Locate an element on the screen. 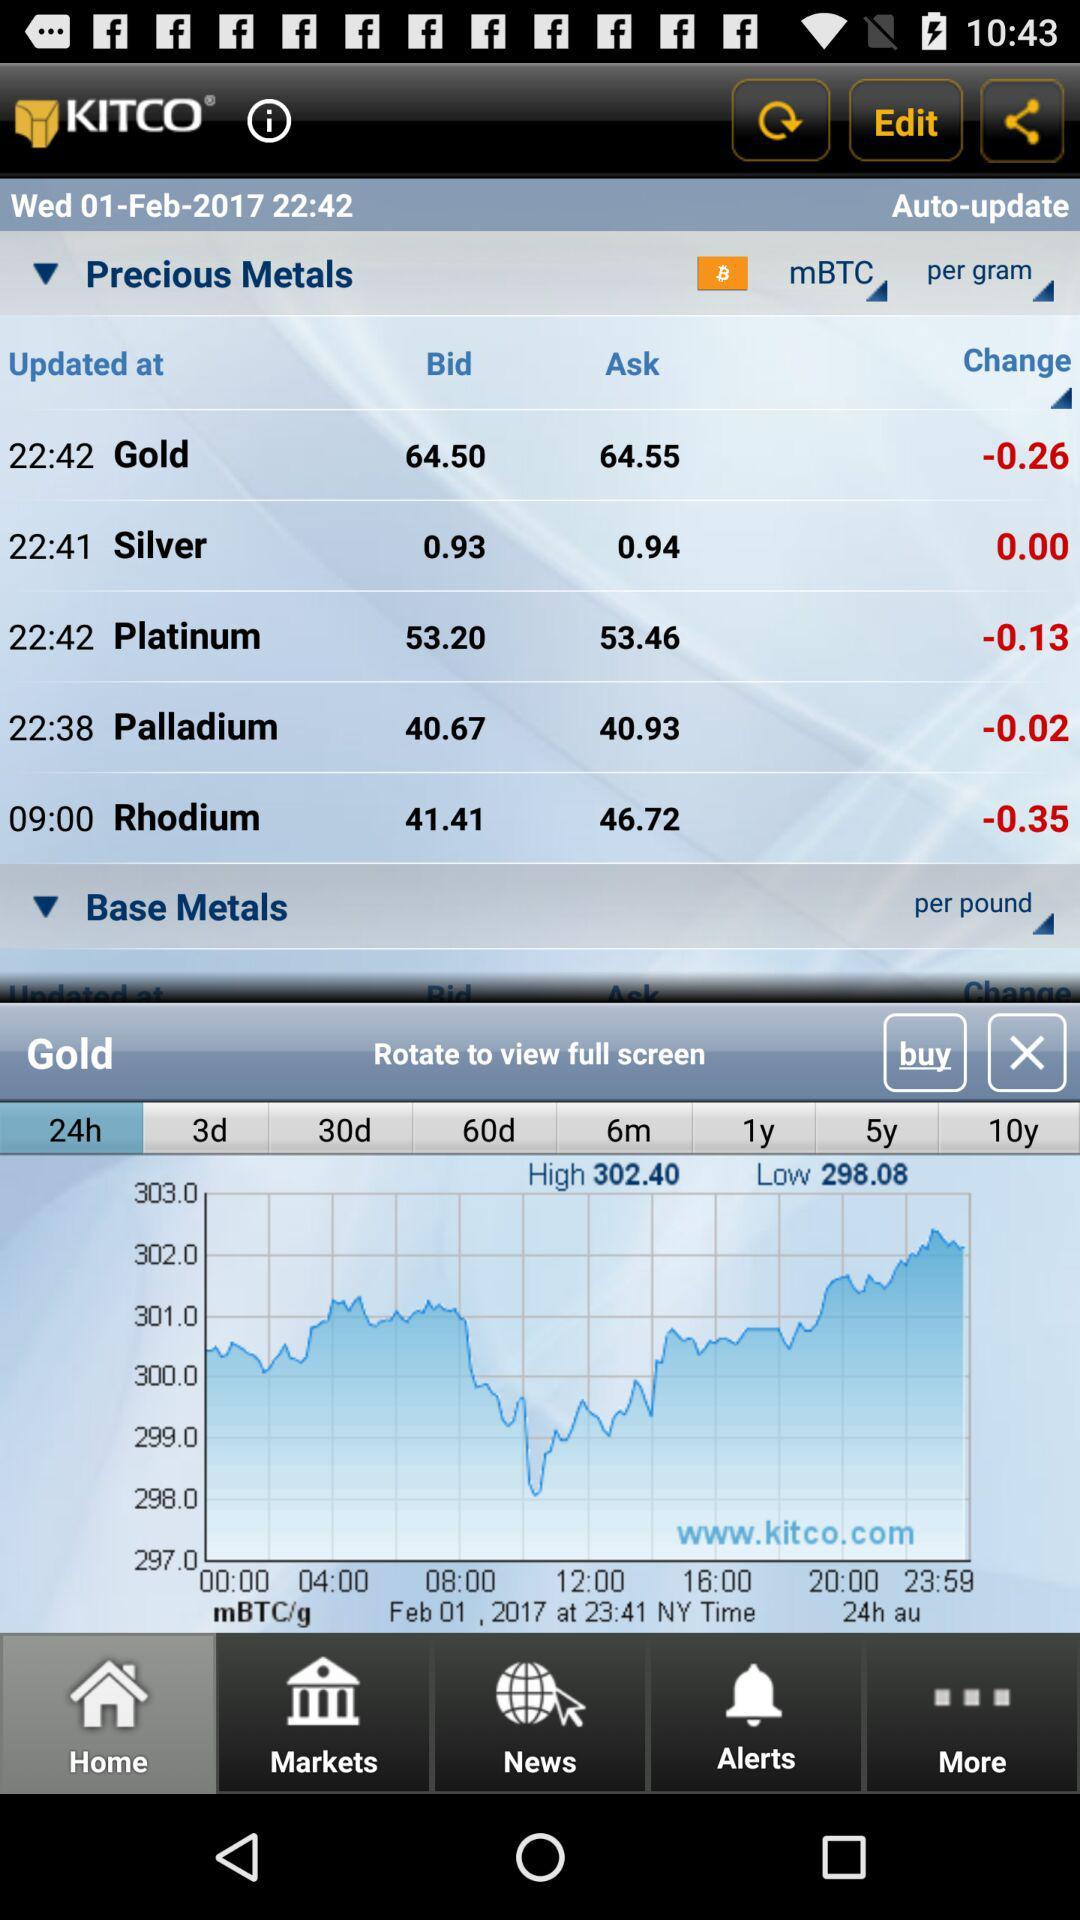 This screenshot has width=1080, height=1920. the info icon is located at coordinates (268, 128).